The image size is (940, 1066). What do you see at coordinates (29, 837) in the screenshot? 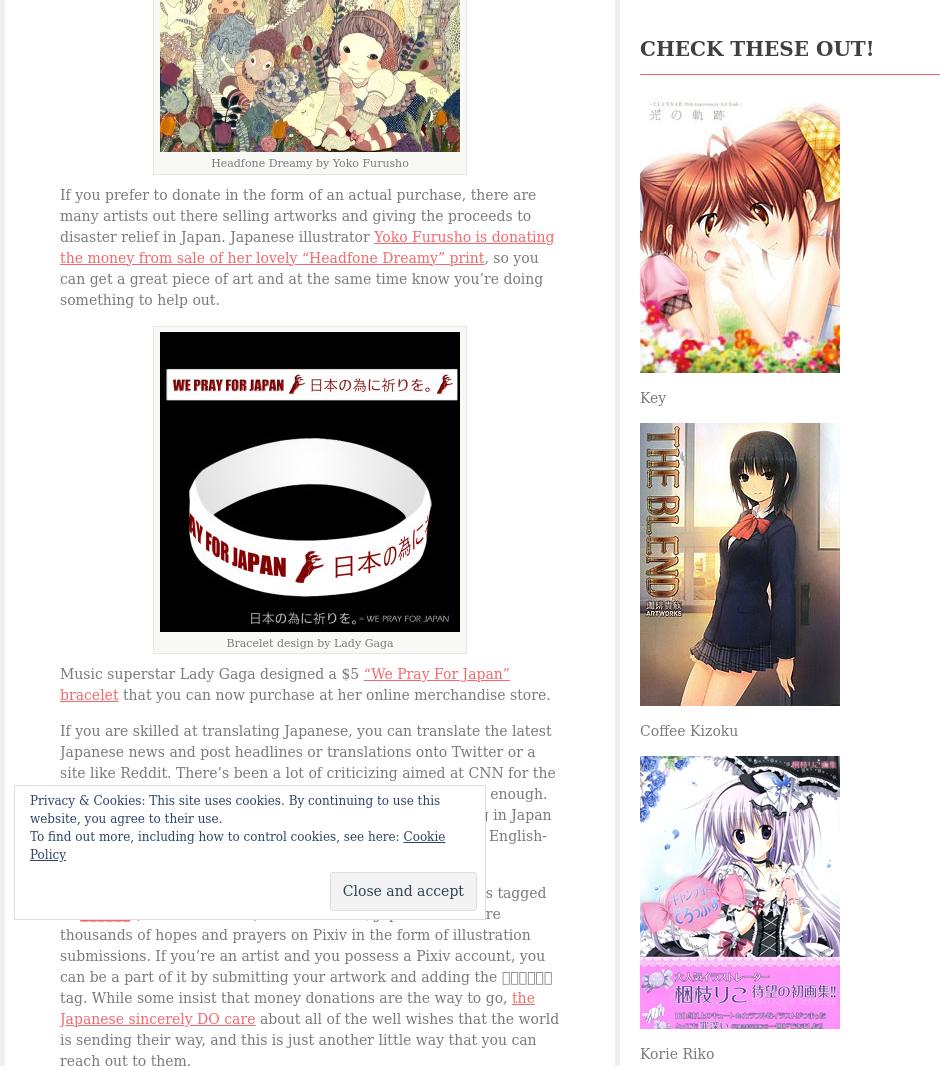
I see `'To find out more, including how to control cookies, see here:'` at bounding box center [29, 837].